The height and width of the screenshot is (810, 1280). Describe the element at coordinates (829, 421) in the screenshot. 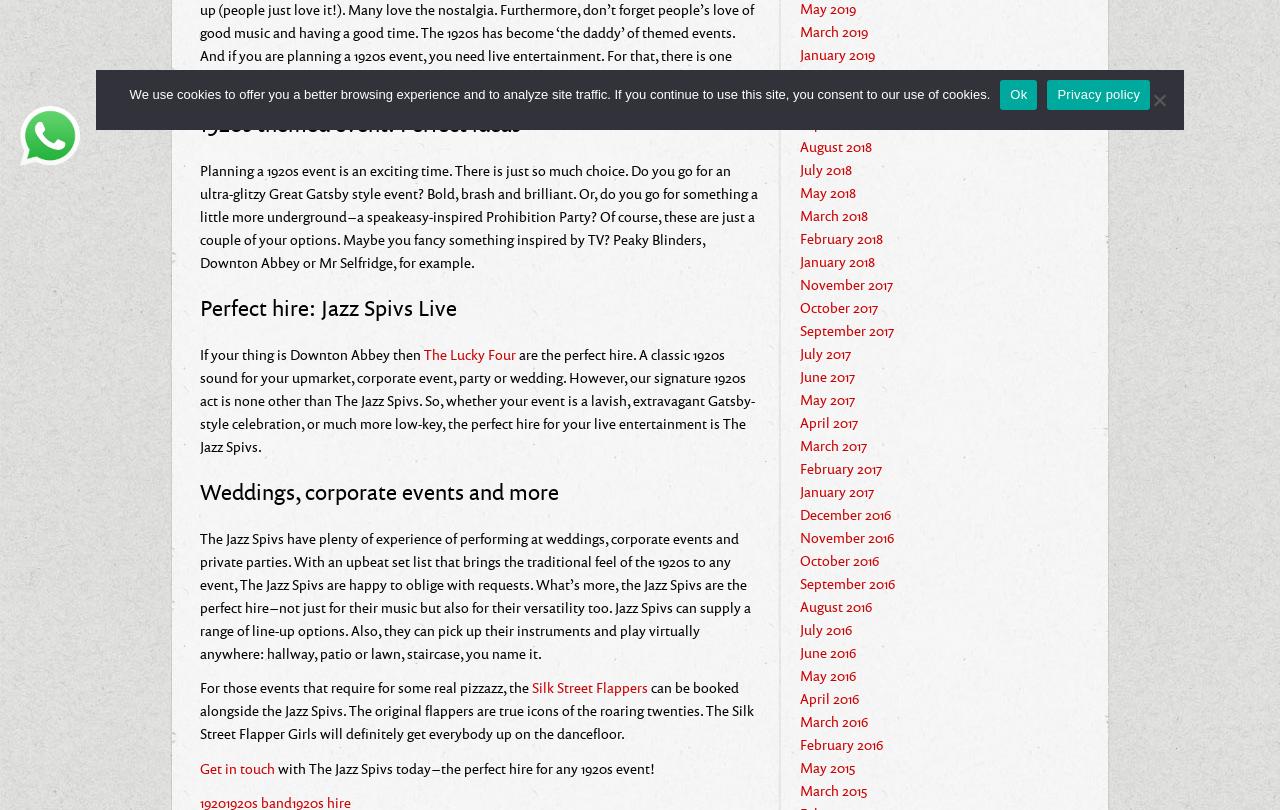

I see `'April 2017'` at that location.